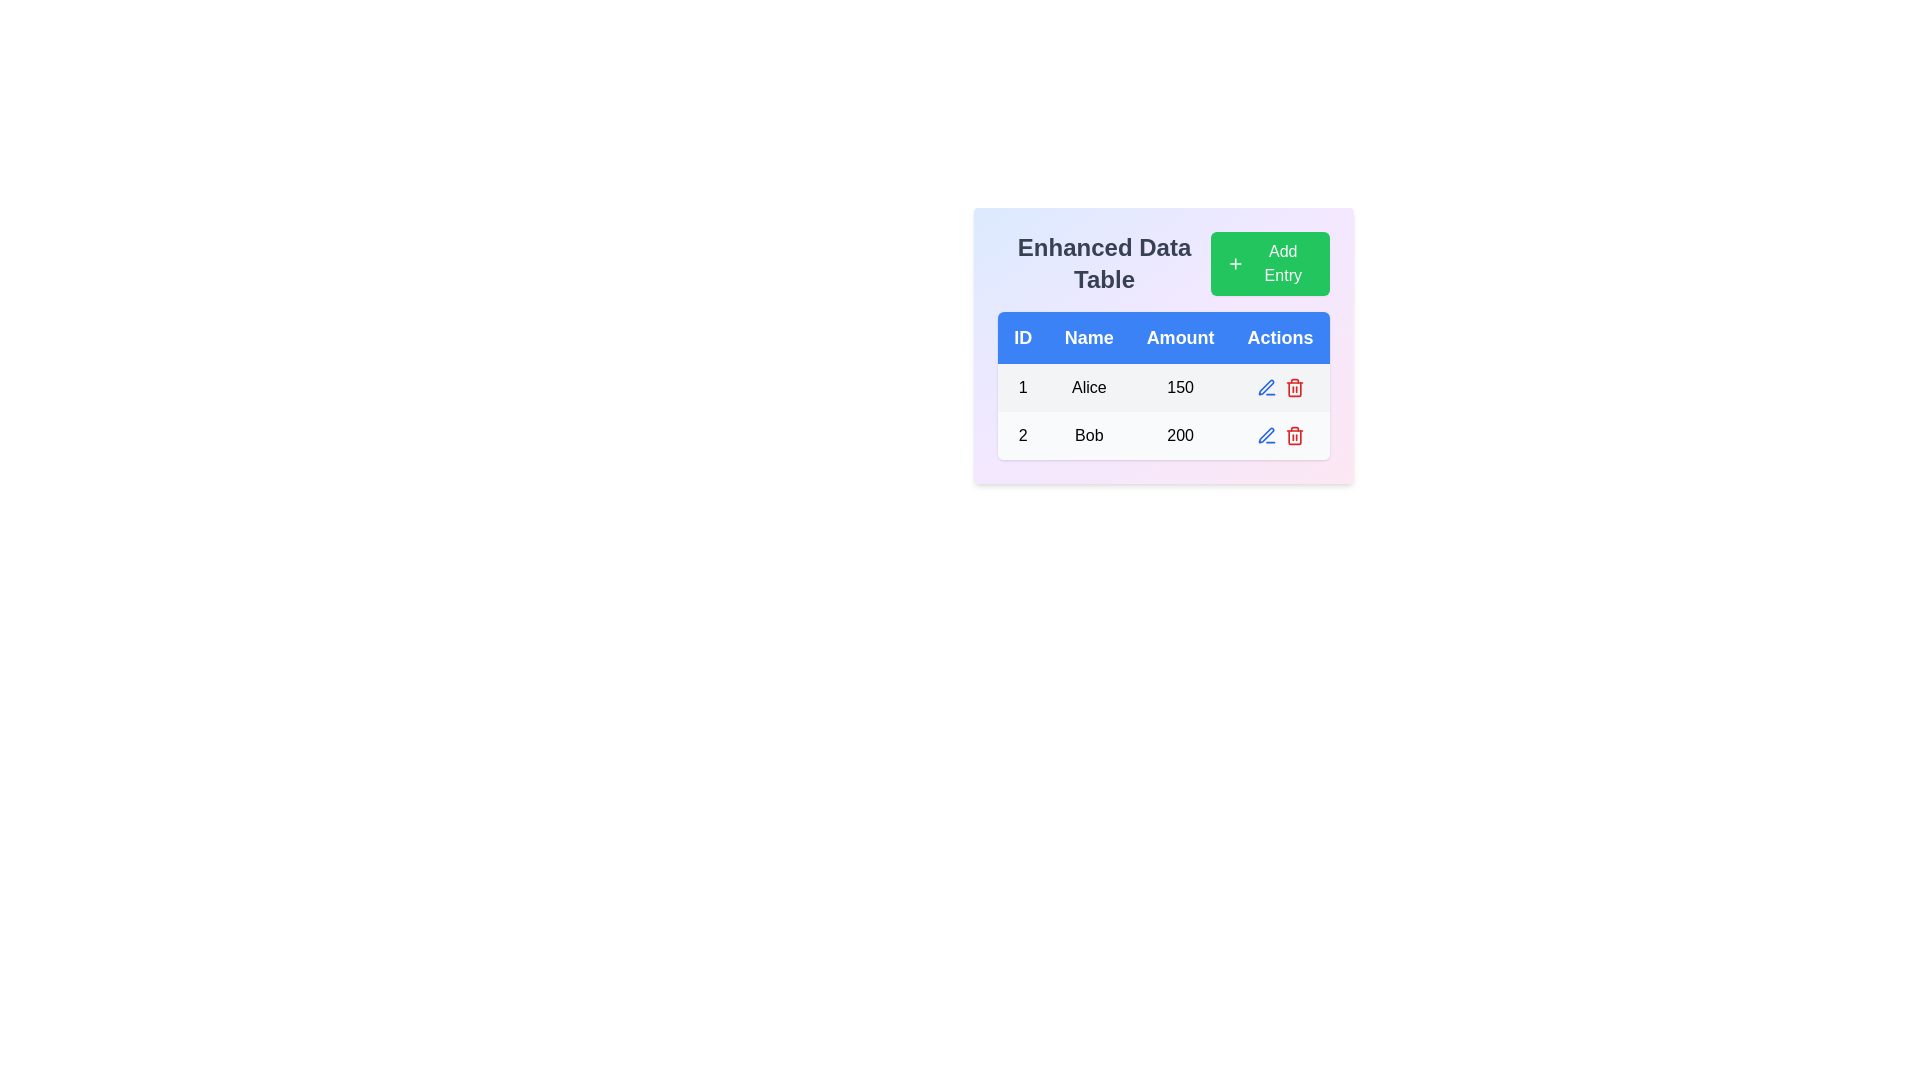 Image resolution: width=1920 pixels, height=1080 pixels. I want to click on the table header element indicating monetary or numerical data, located between the 'Name' and 'Actions' headers, so click(1180, 337).